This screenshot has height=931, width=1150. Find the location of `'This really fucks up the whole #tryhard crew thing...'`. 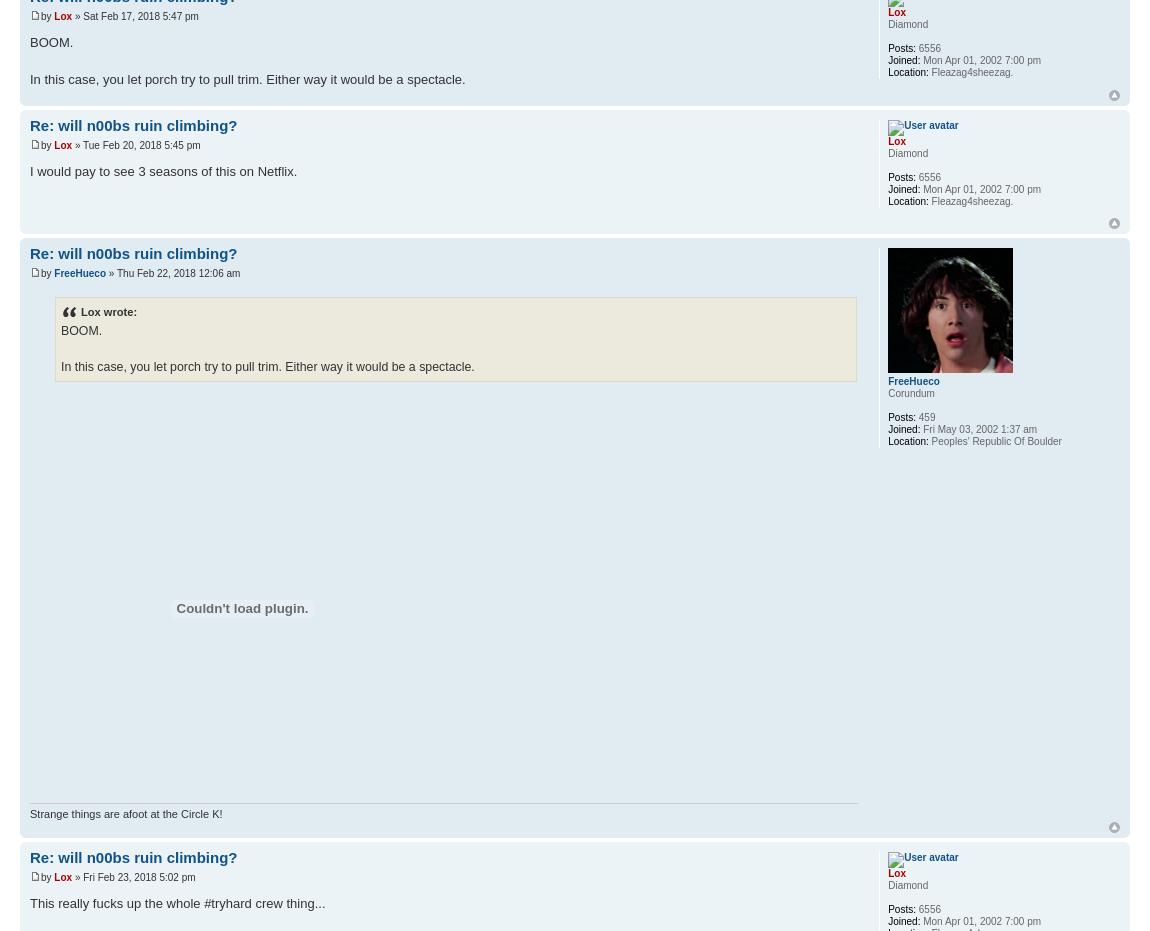

'This really fucks up the whole #tryhard crew thing...' is located at coordinates (176, 903).